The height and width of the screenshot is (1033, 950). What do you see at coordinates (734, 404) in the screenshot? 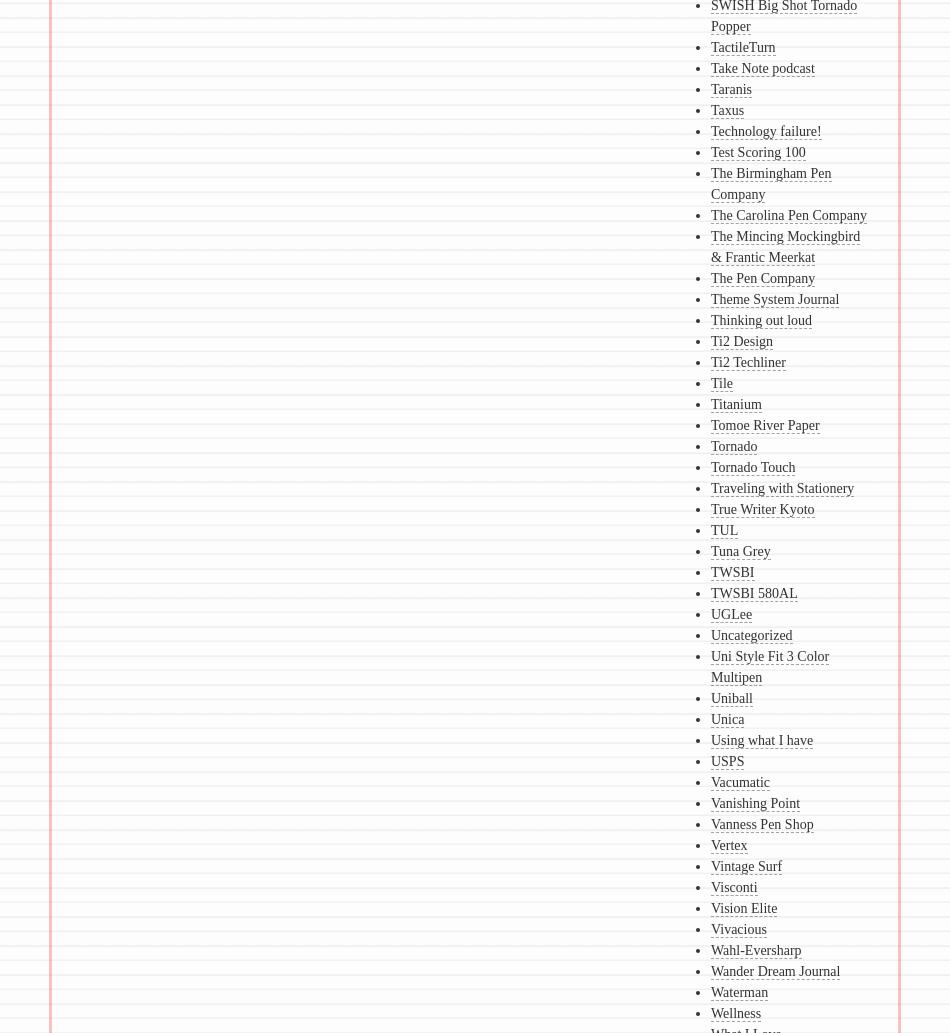
I see `'Titanium'` at bounding box center [734, 404].